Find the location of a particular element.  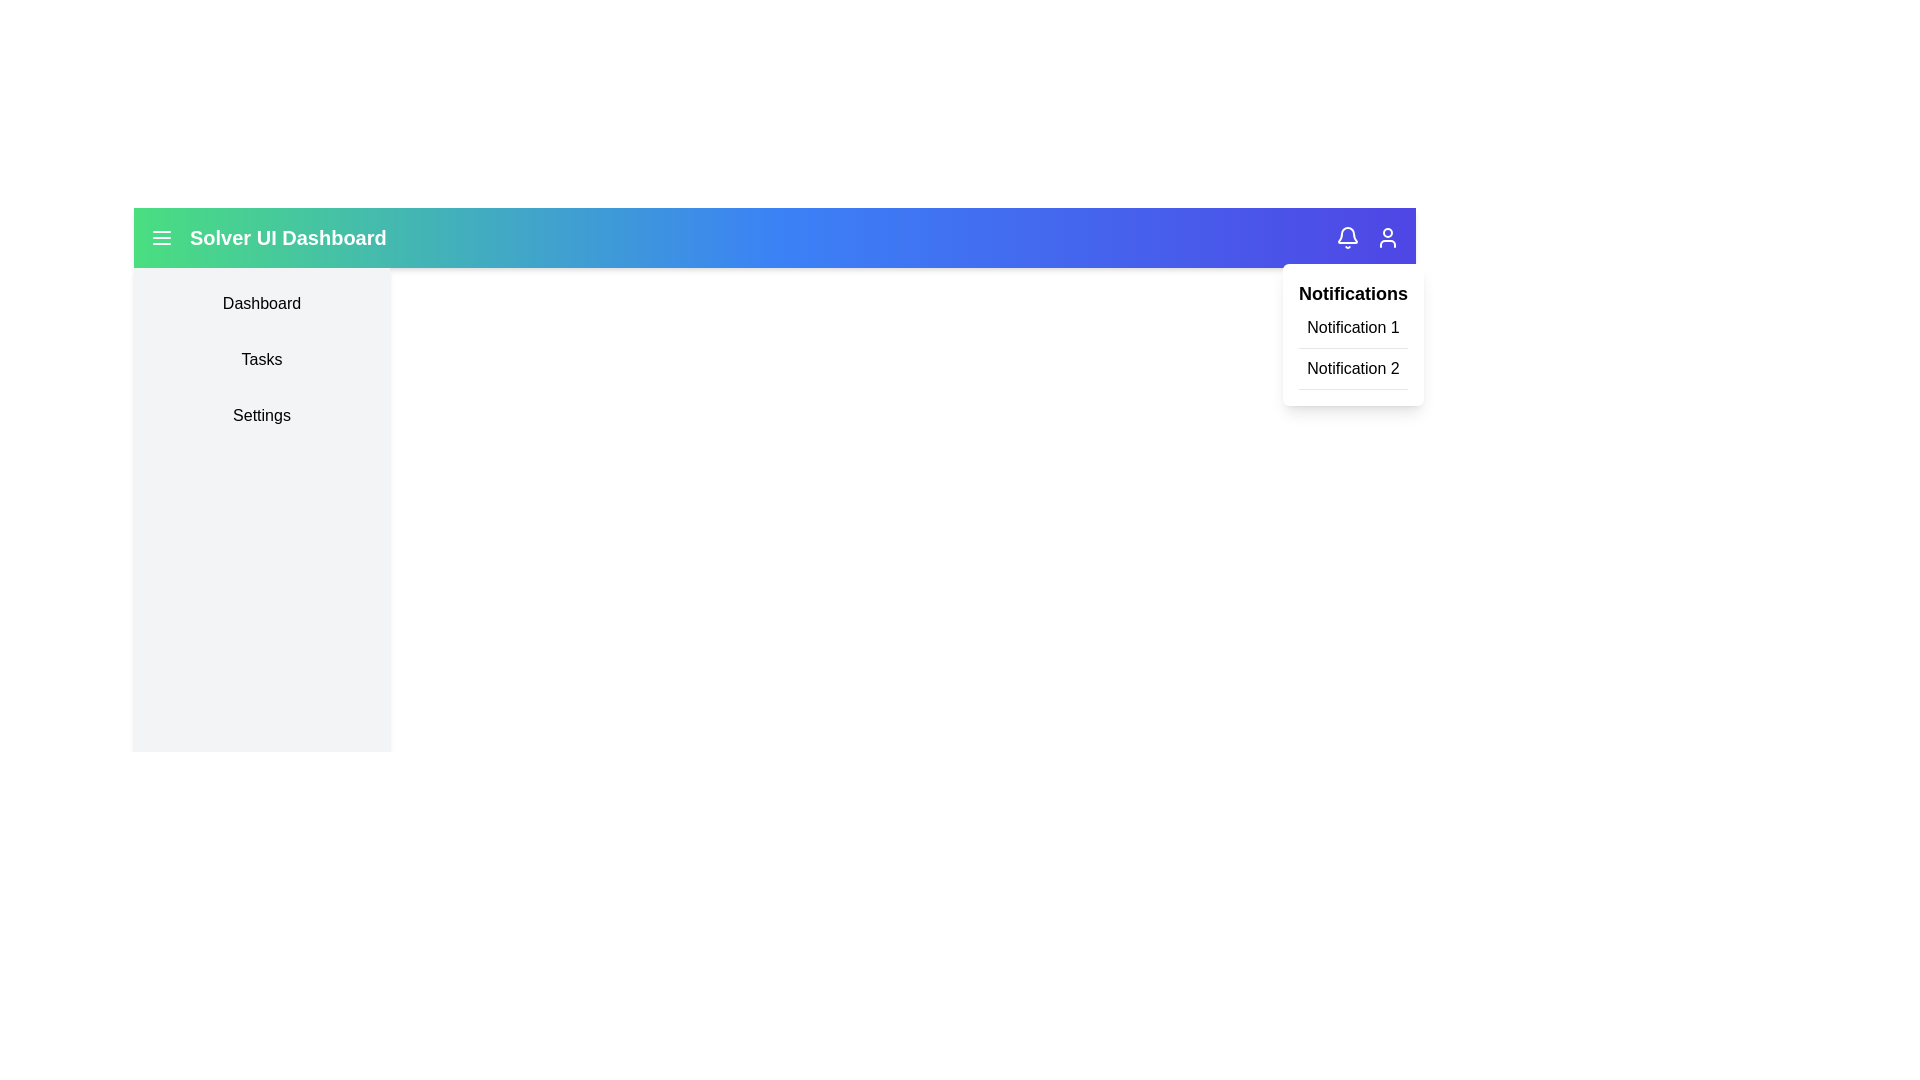

the 'Dashboard' text-based navigation link styled as a button is located at coordinates (261, 304).